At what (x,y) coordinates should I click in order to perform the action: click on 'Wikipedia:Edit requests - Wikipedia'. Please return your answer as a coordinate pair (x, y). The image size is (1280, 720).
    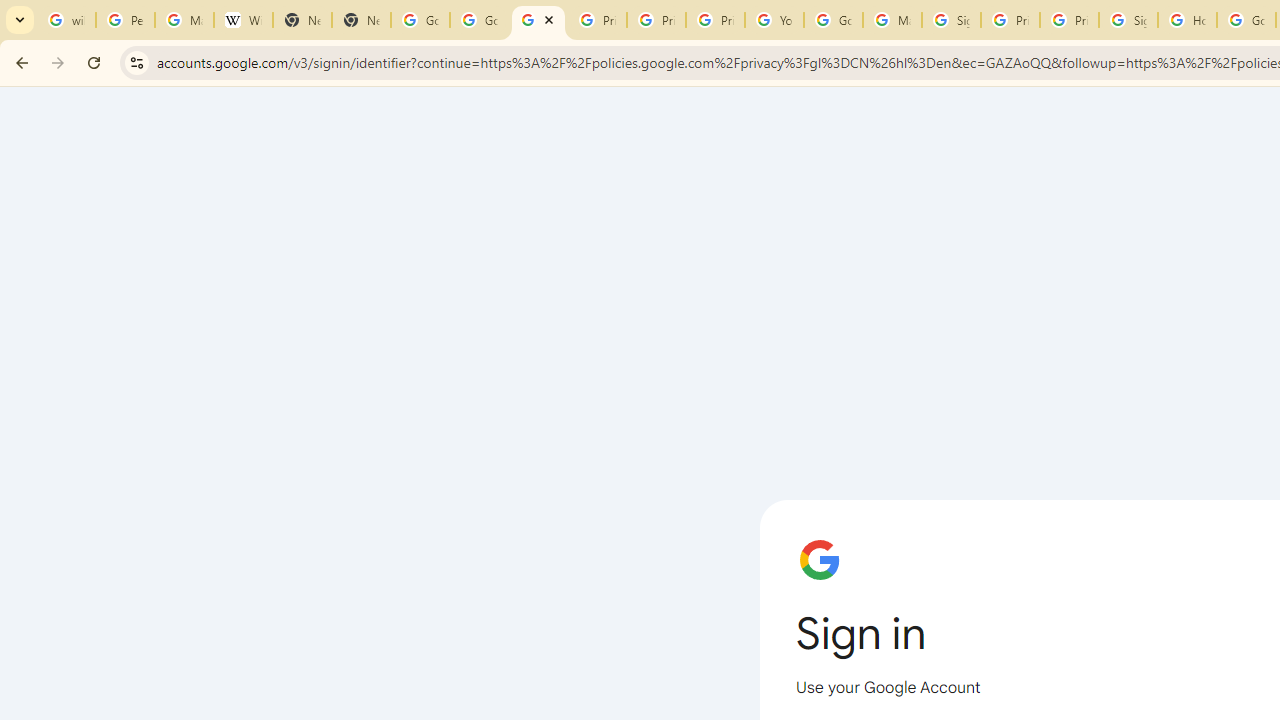
    Looking at the image, I should click on (242, 20).